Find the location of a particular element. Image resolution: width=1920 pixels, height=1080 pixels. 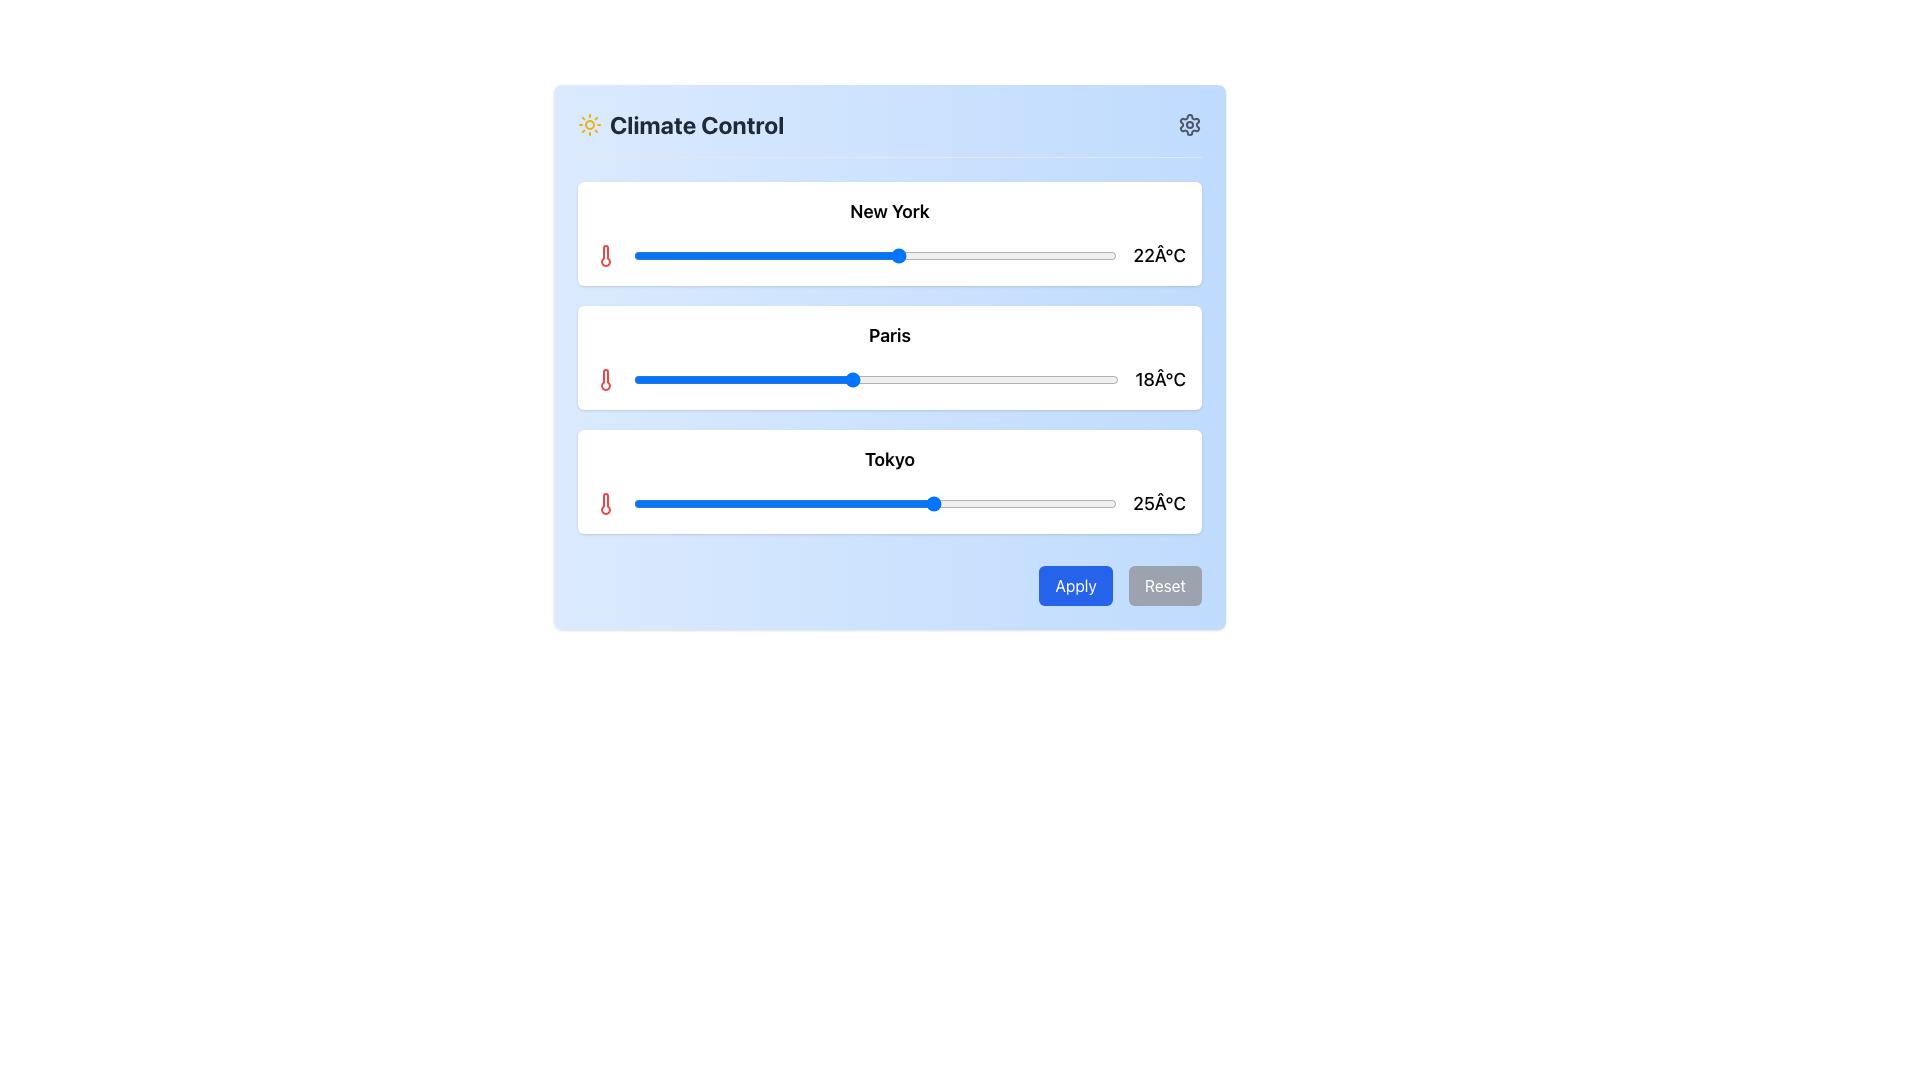

the 'Climate Control' text label, which is styled in a bold, large font and located near a small yellow sun-shaped icon is located at coordinates (697, 124).